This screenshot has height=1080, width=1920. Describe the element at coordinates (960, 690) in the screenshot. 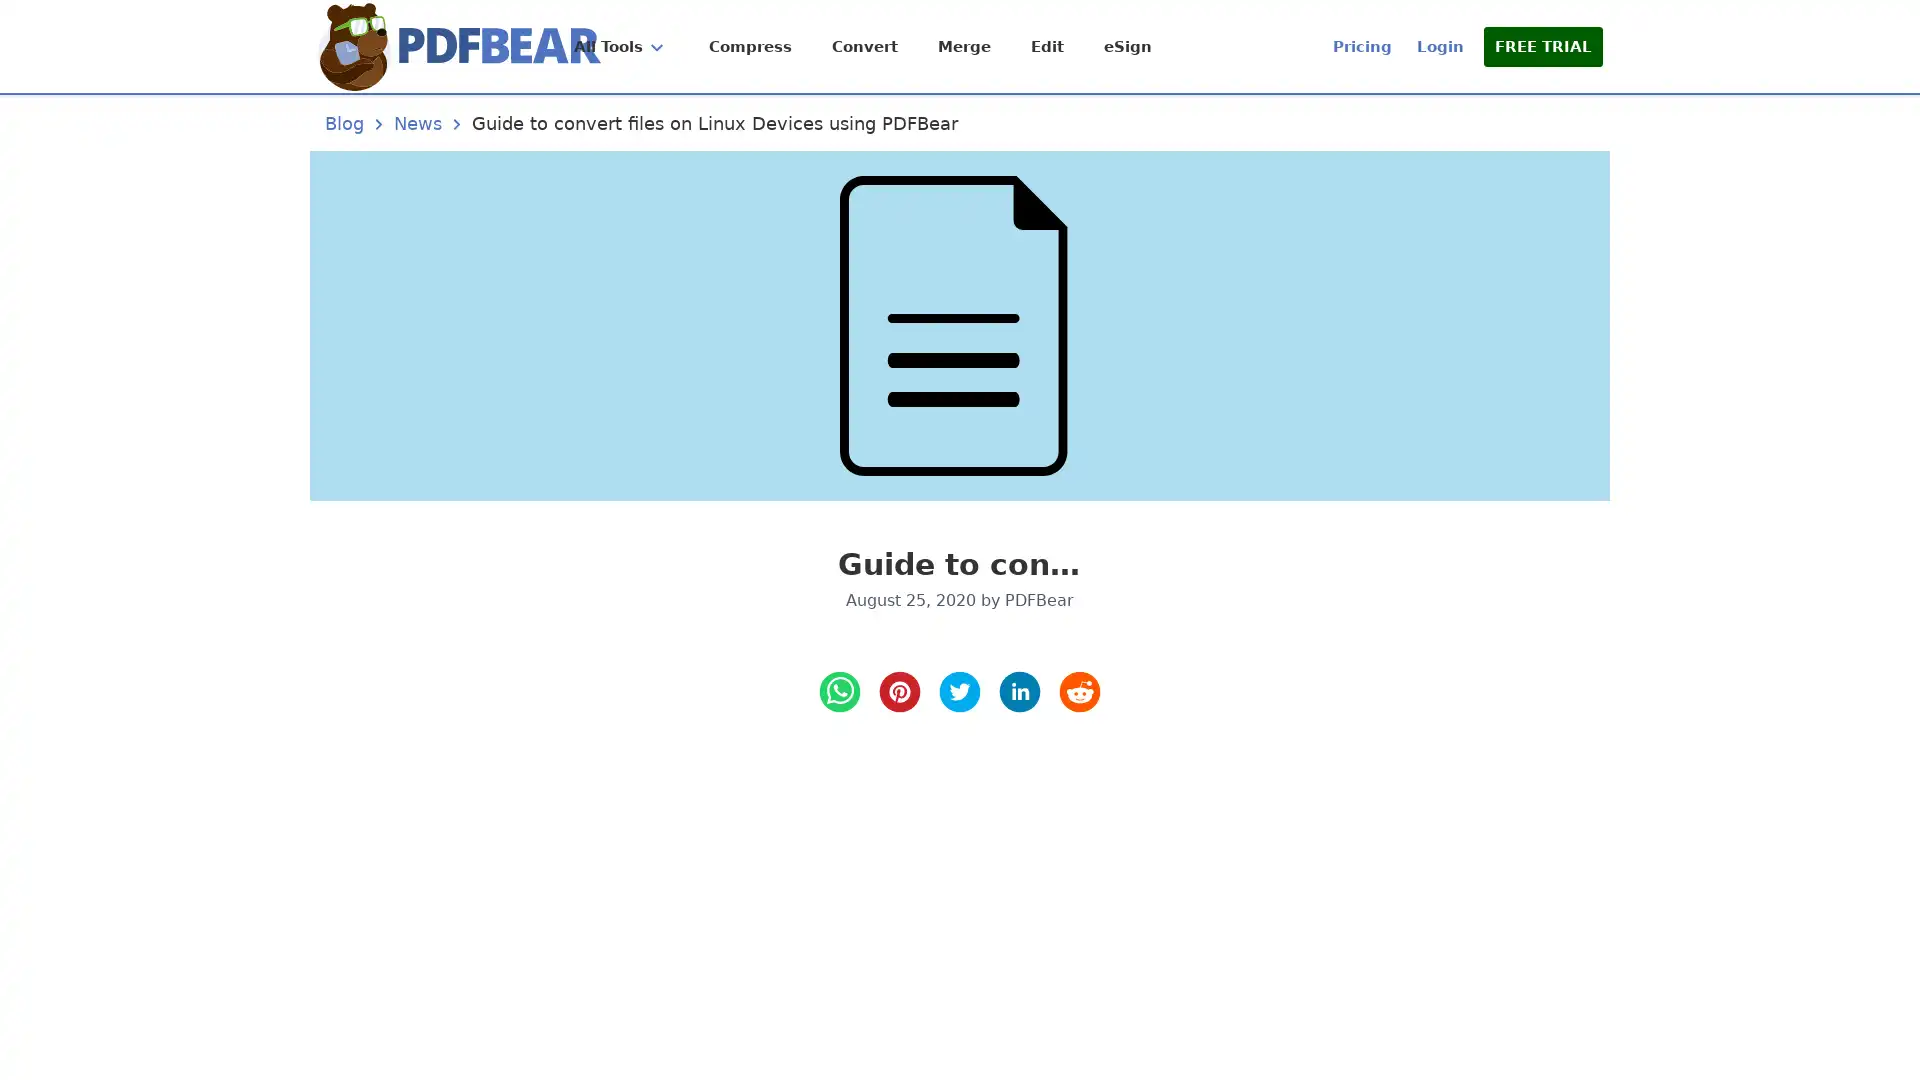

I see `Twitter` at that location.